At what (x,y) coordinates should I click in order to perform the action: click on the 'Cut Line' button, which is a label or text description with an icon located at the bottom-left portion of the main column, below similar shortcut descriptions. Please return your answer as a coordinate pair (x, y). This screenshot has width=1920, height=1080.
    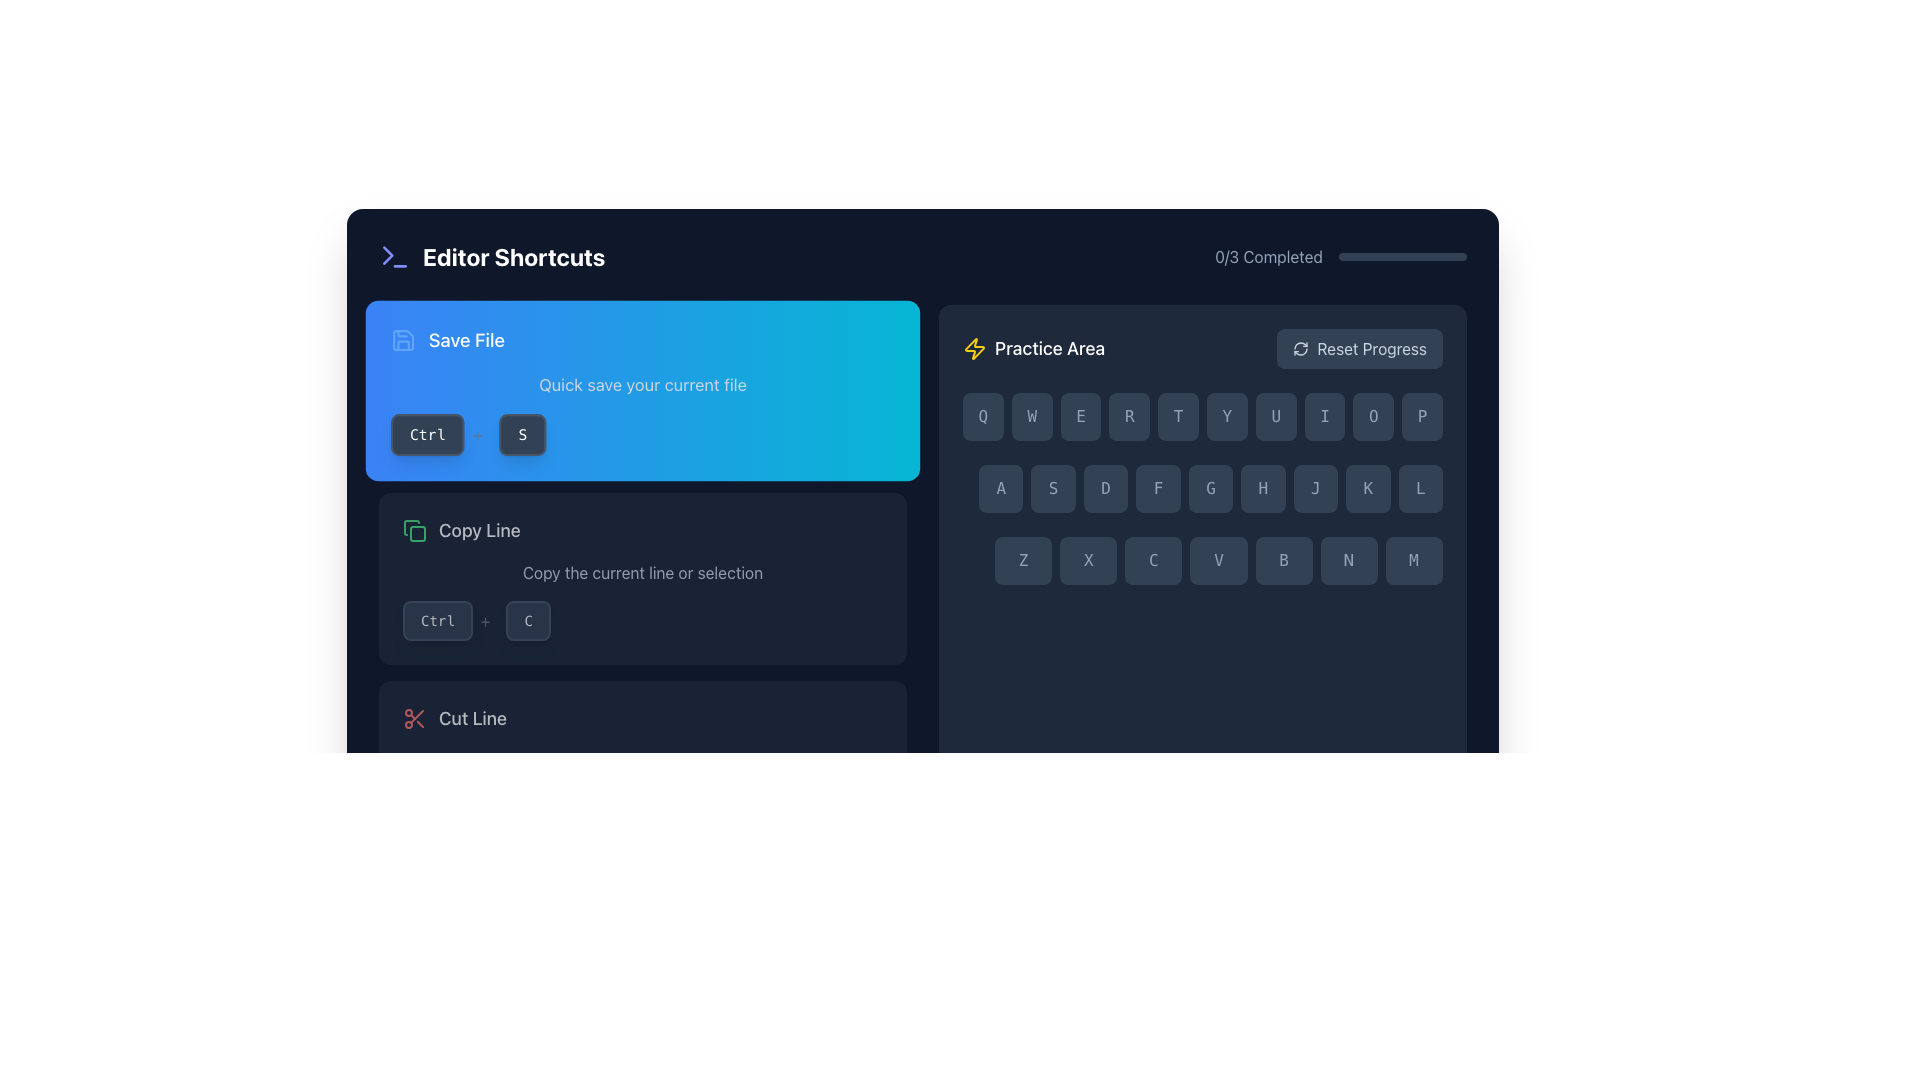
    Looking at the image, I should click on (454, 717).